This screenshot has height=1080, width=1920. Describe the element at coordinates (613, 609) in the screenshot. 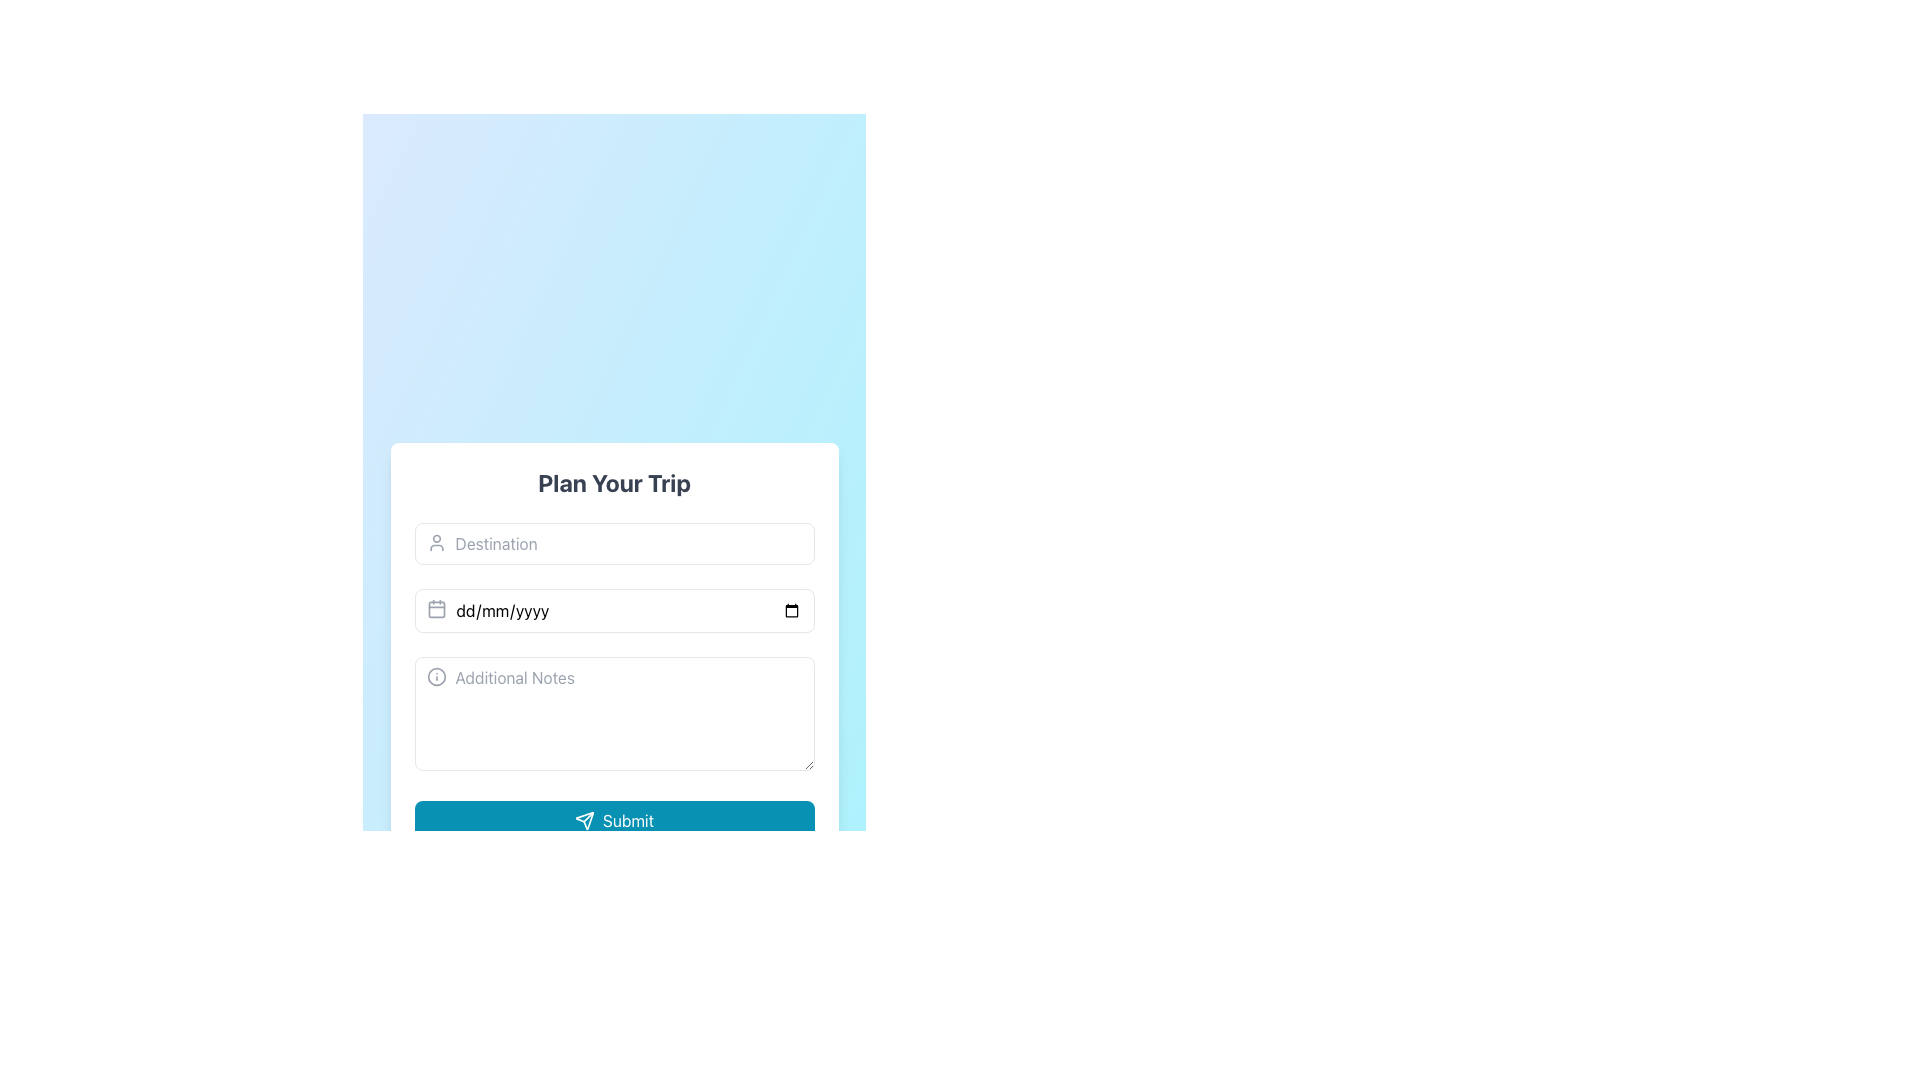

I see `the Date Picker input field located in the 'Plan Your Trip' section, beneath the 'Destination' input field and above the 'Additional Notes' input area to focus the input field` at that location.